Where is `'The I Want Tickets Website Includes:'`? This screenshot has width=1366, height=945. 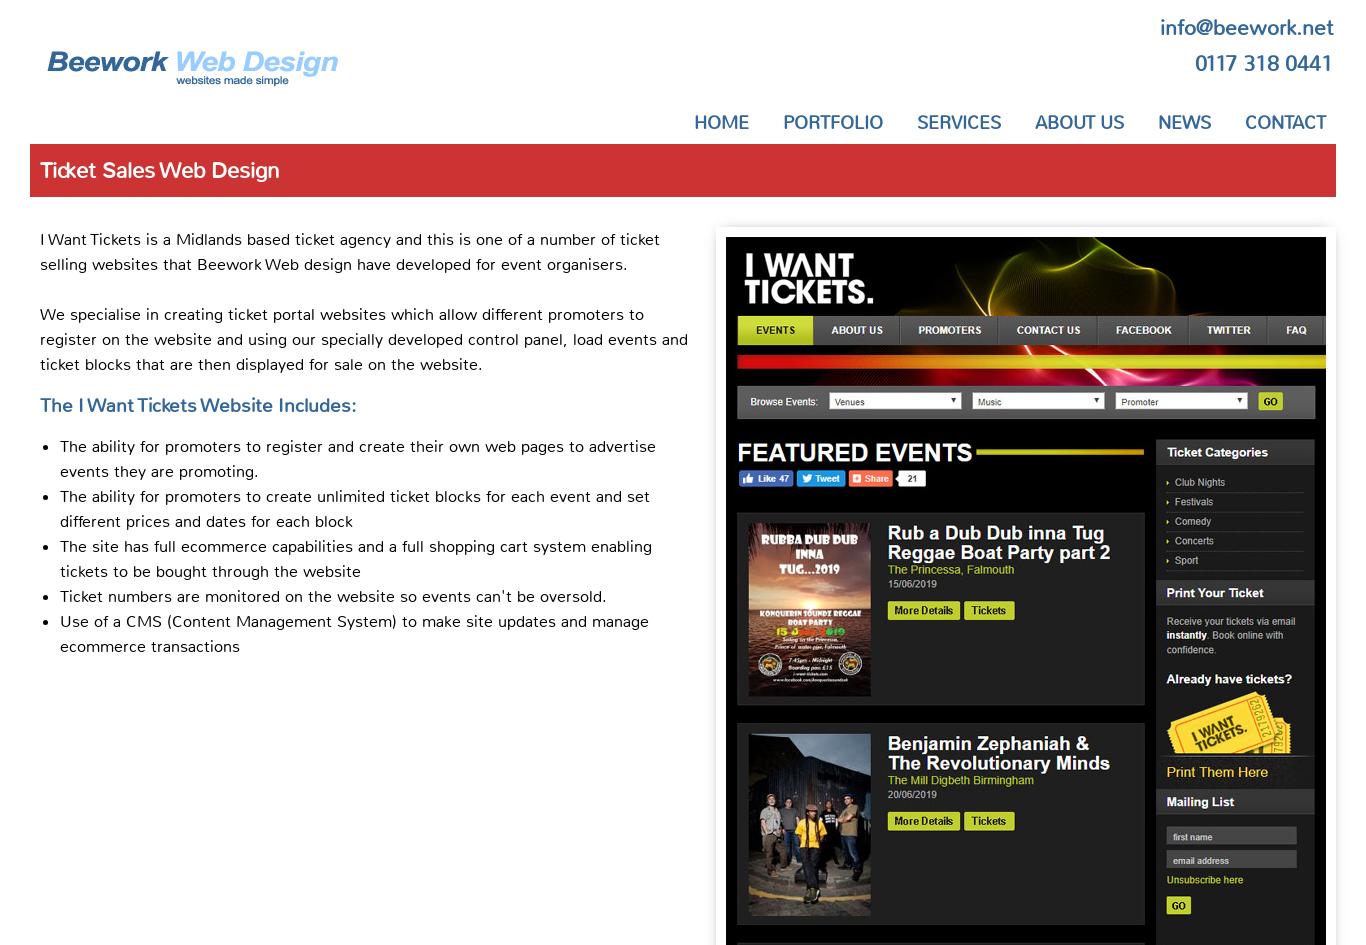 'The I Want Tickets Website Includes:' is located at coordinates (196, 403).